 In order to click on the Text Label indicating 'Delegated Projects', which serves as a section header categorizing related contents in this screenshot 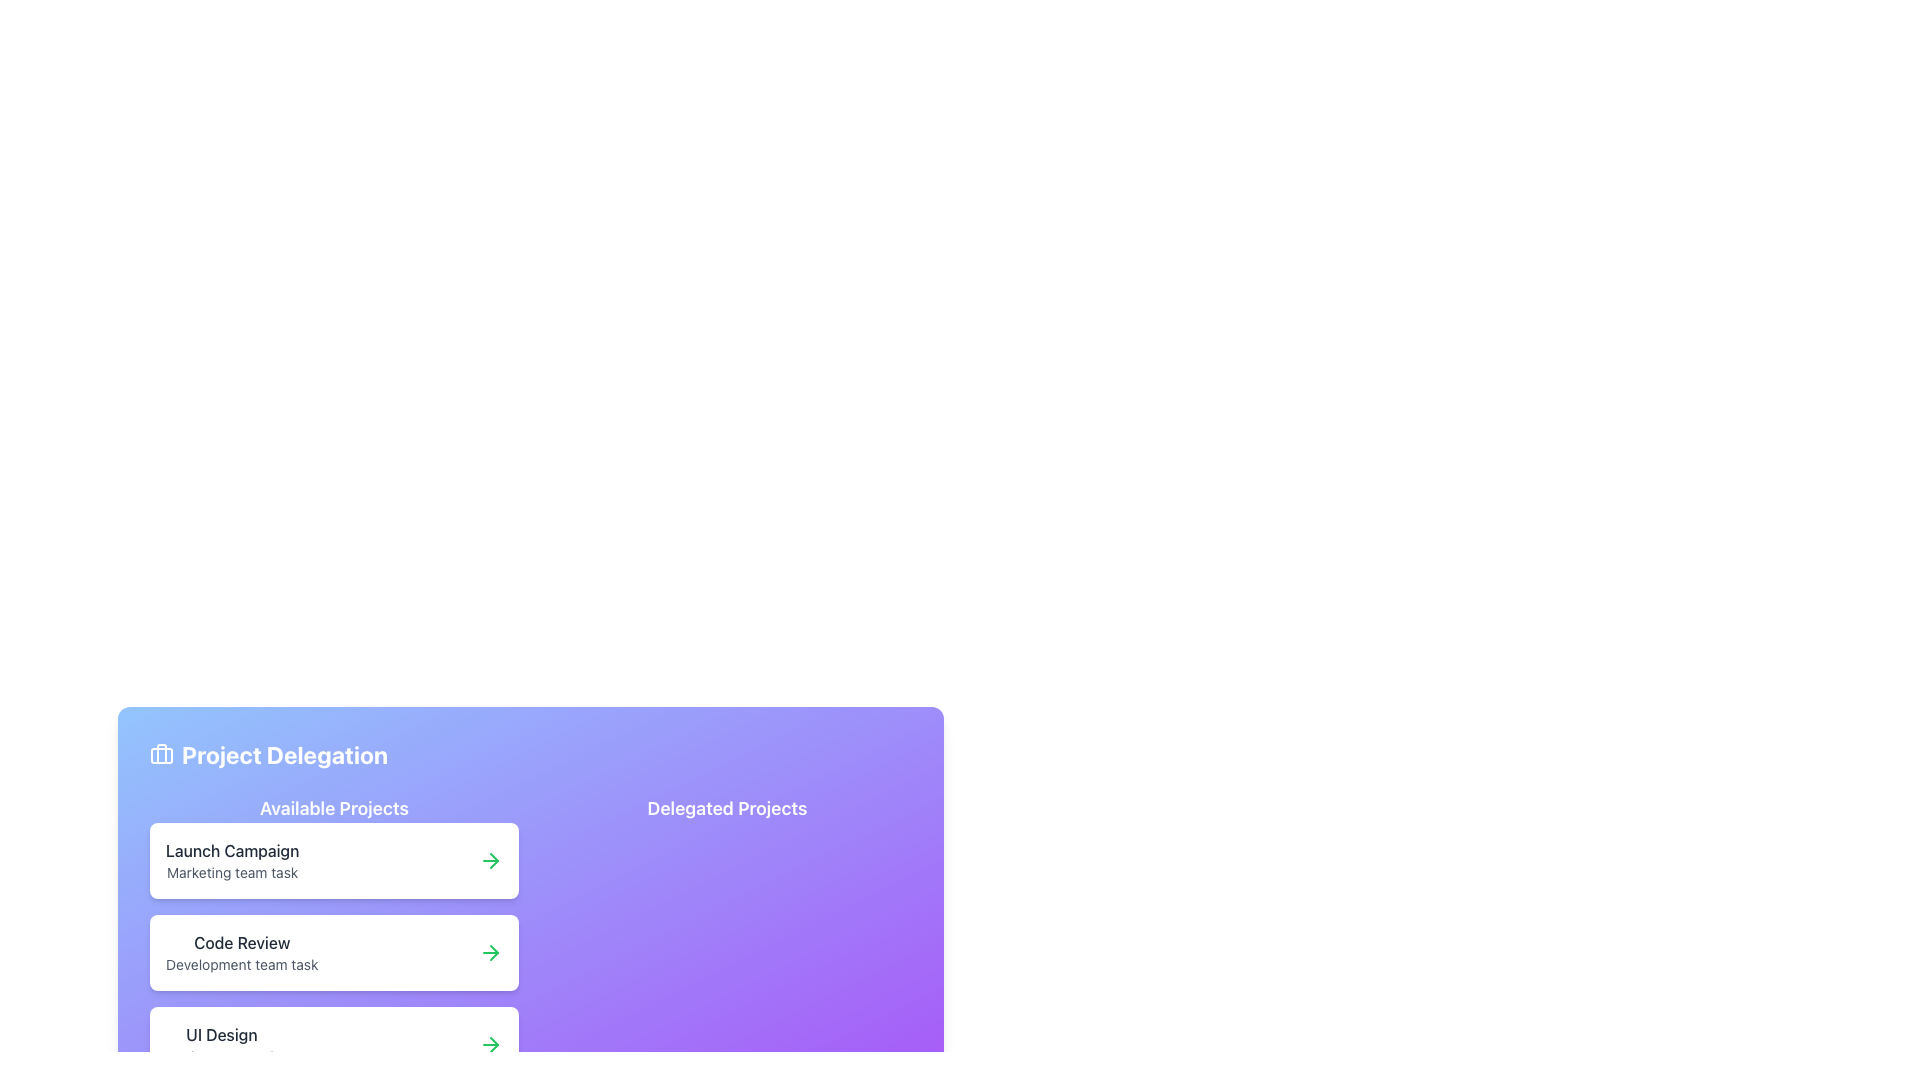, I will do `click(726, 808)`.